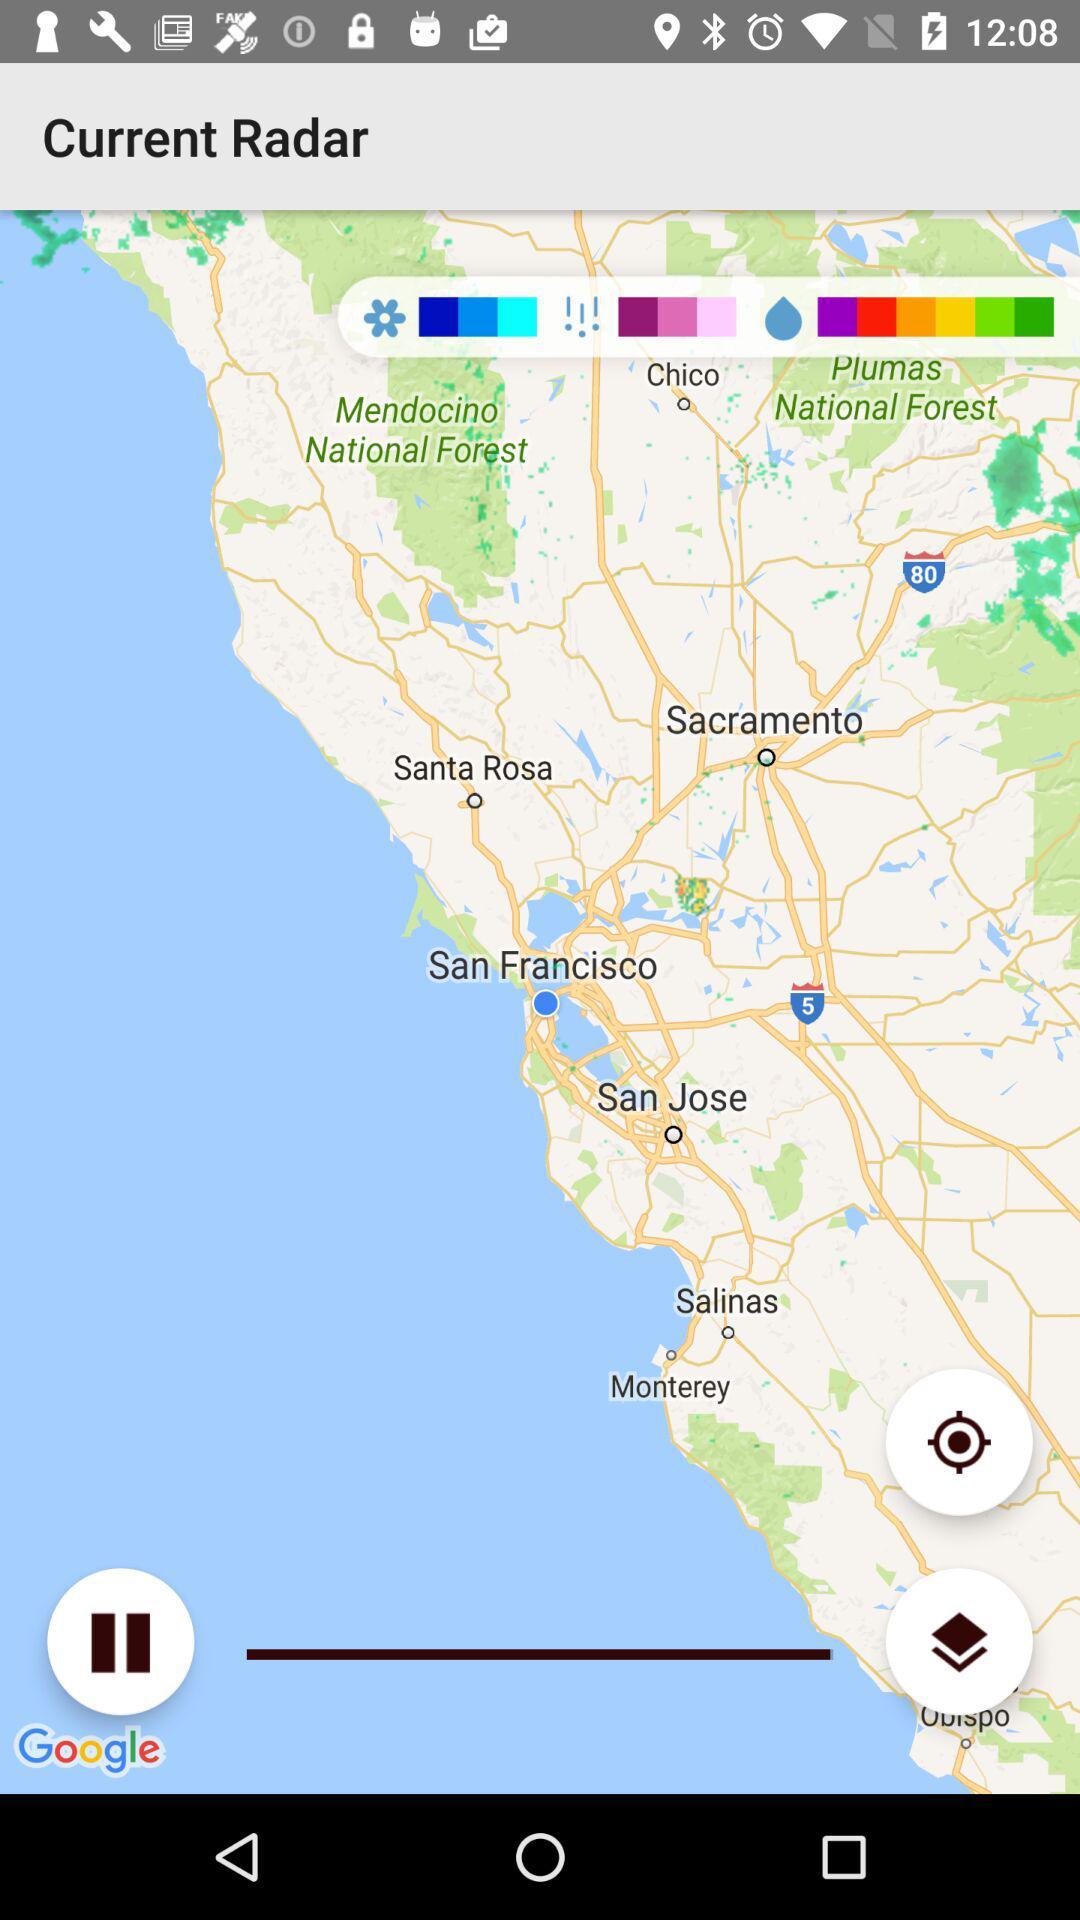 Image resolution: width=1080 pixels, height=1920 pixels. I want to click on find my location, so click(958, 1442).